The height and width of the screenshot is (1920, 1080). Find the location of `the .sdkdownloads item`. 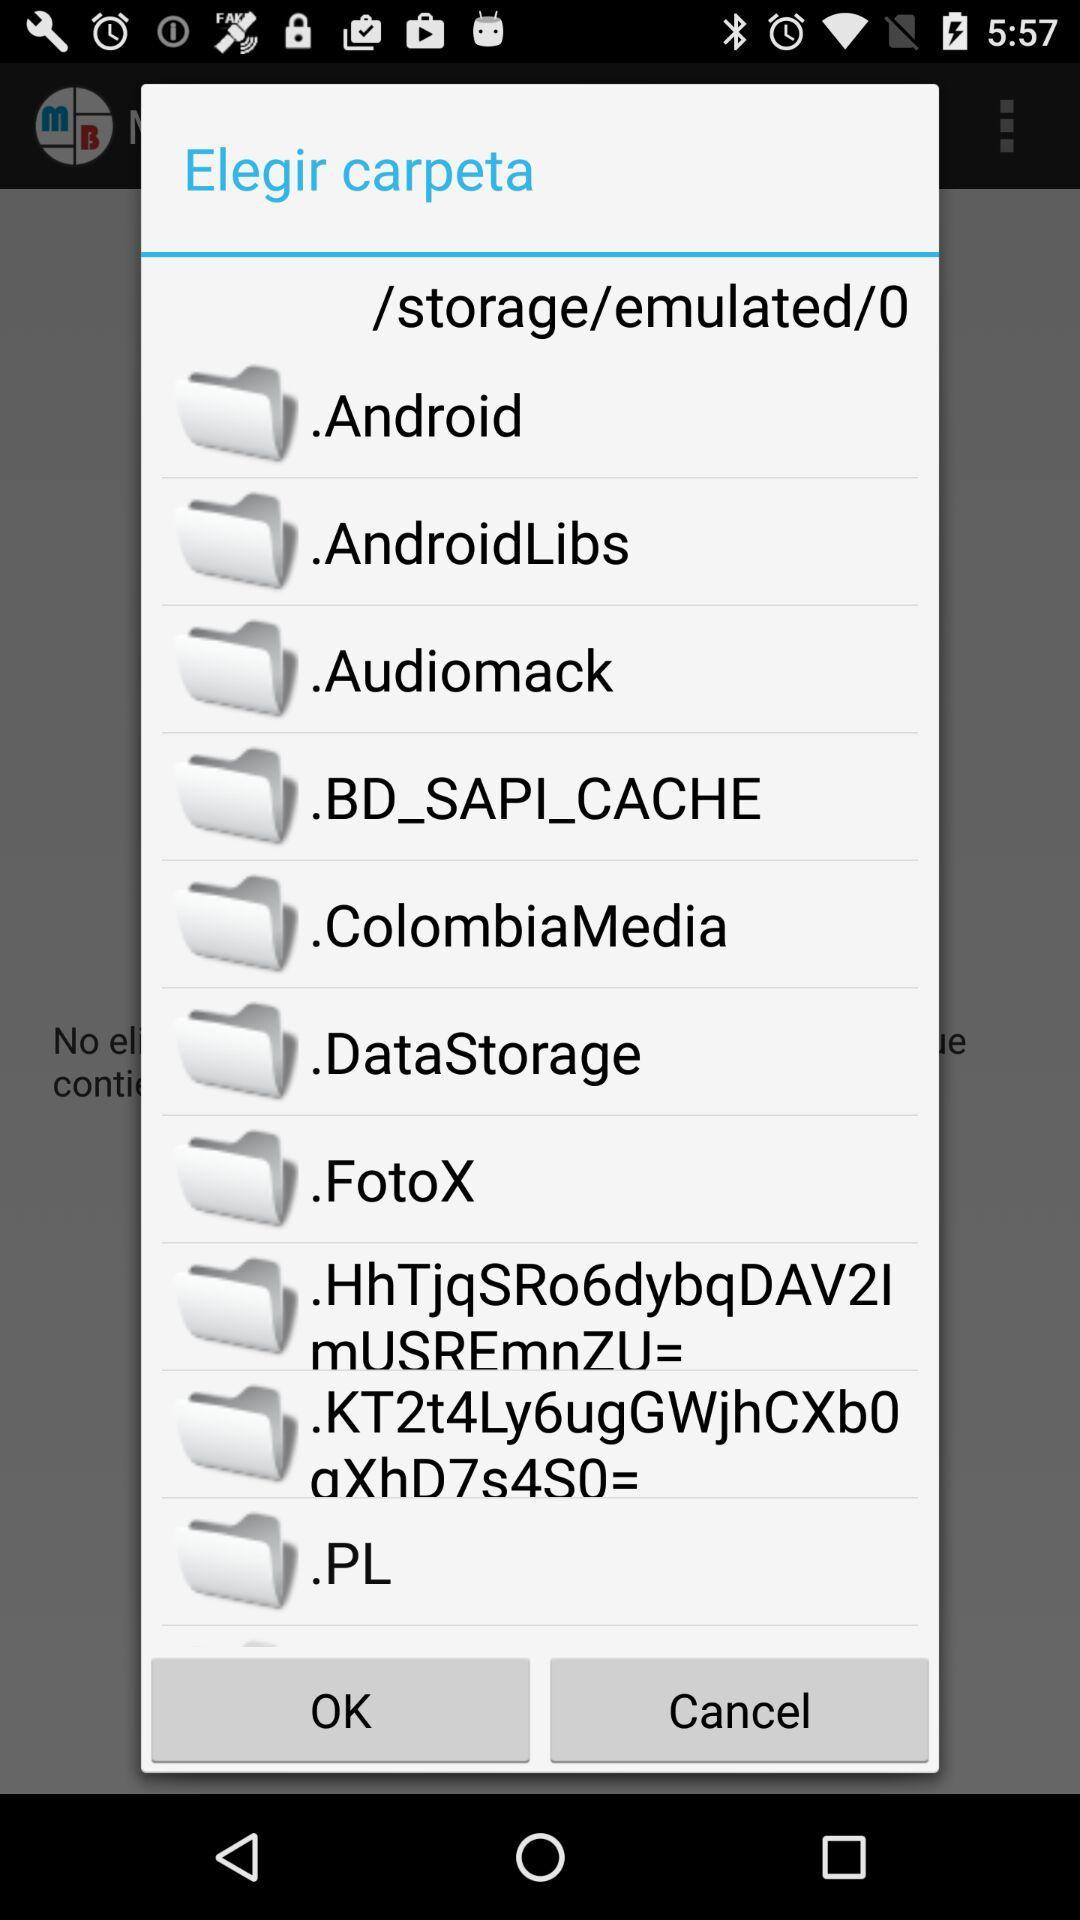

the .sdkdownloads item is located at coordinates (612, 1636).